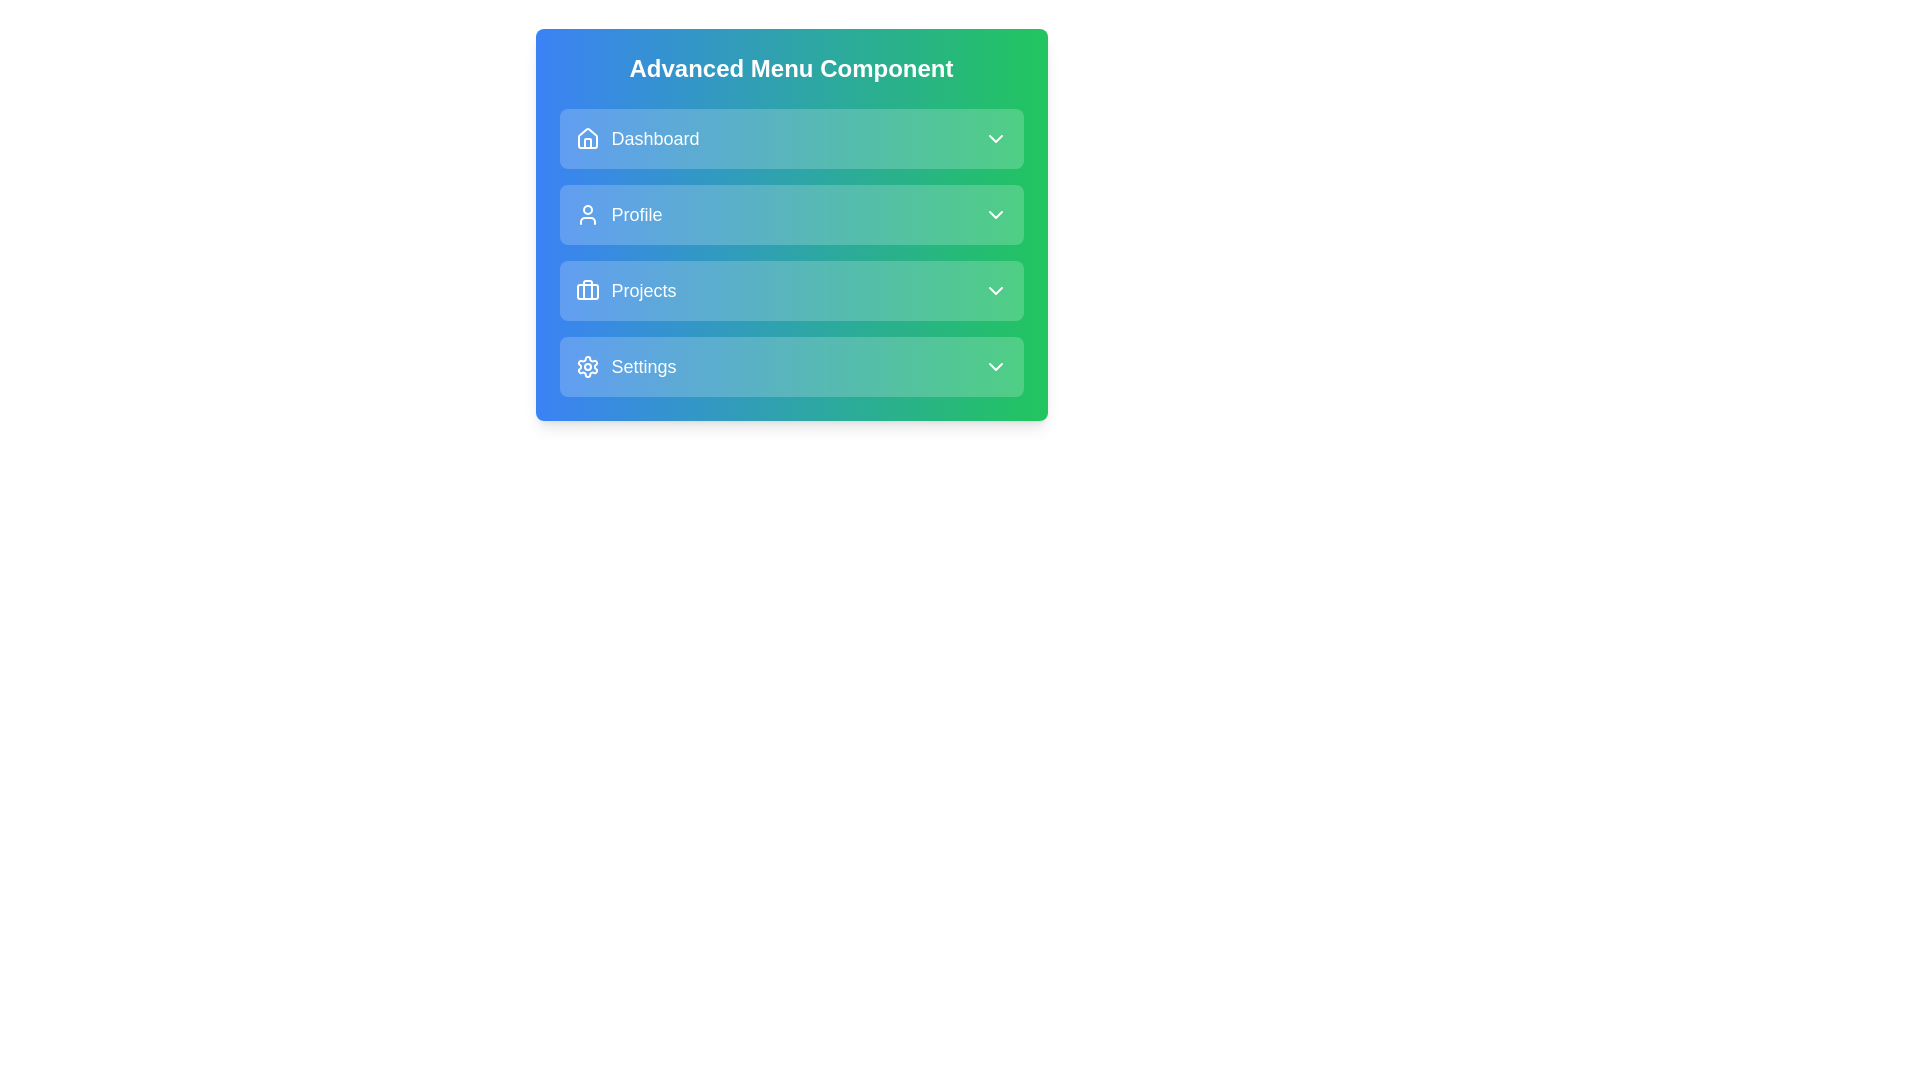  What do you see at coordinates (995, 137) in the screenshot?
I see `the downward-pointing chevron icon with a black outline on a light green background, located next to the text 'Dashboard'` at bounding box center [995, 137].